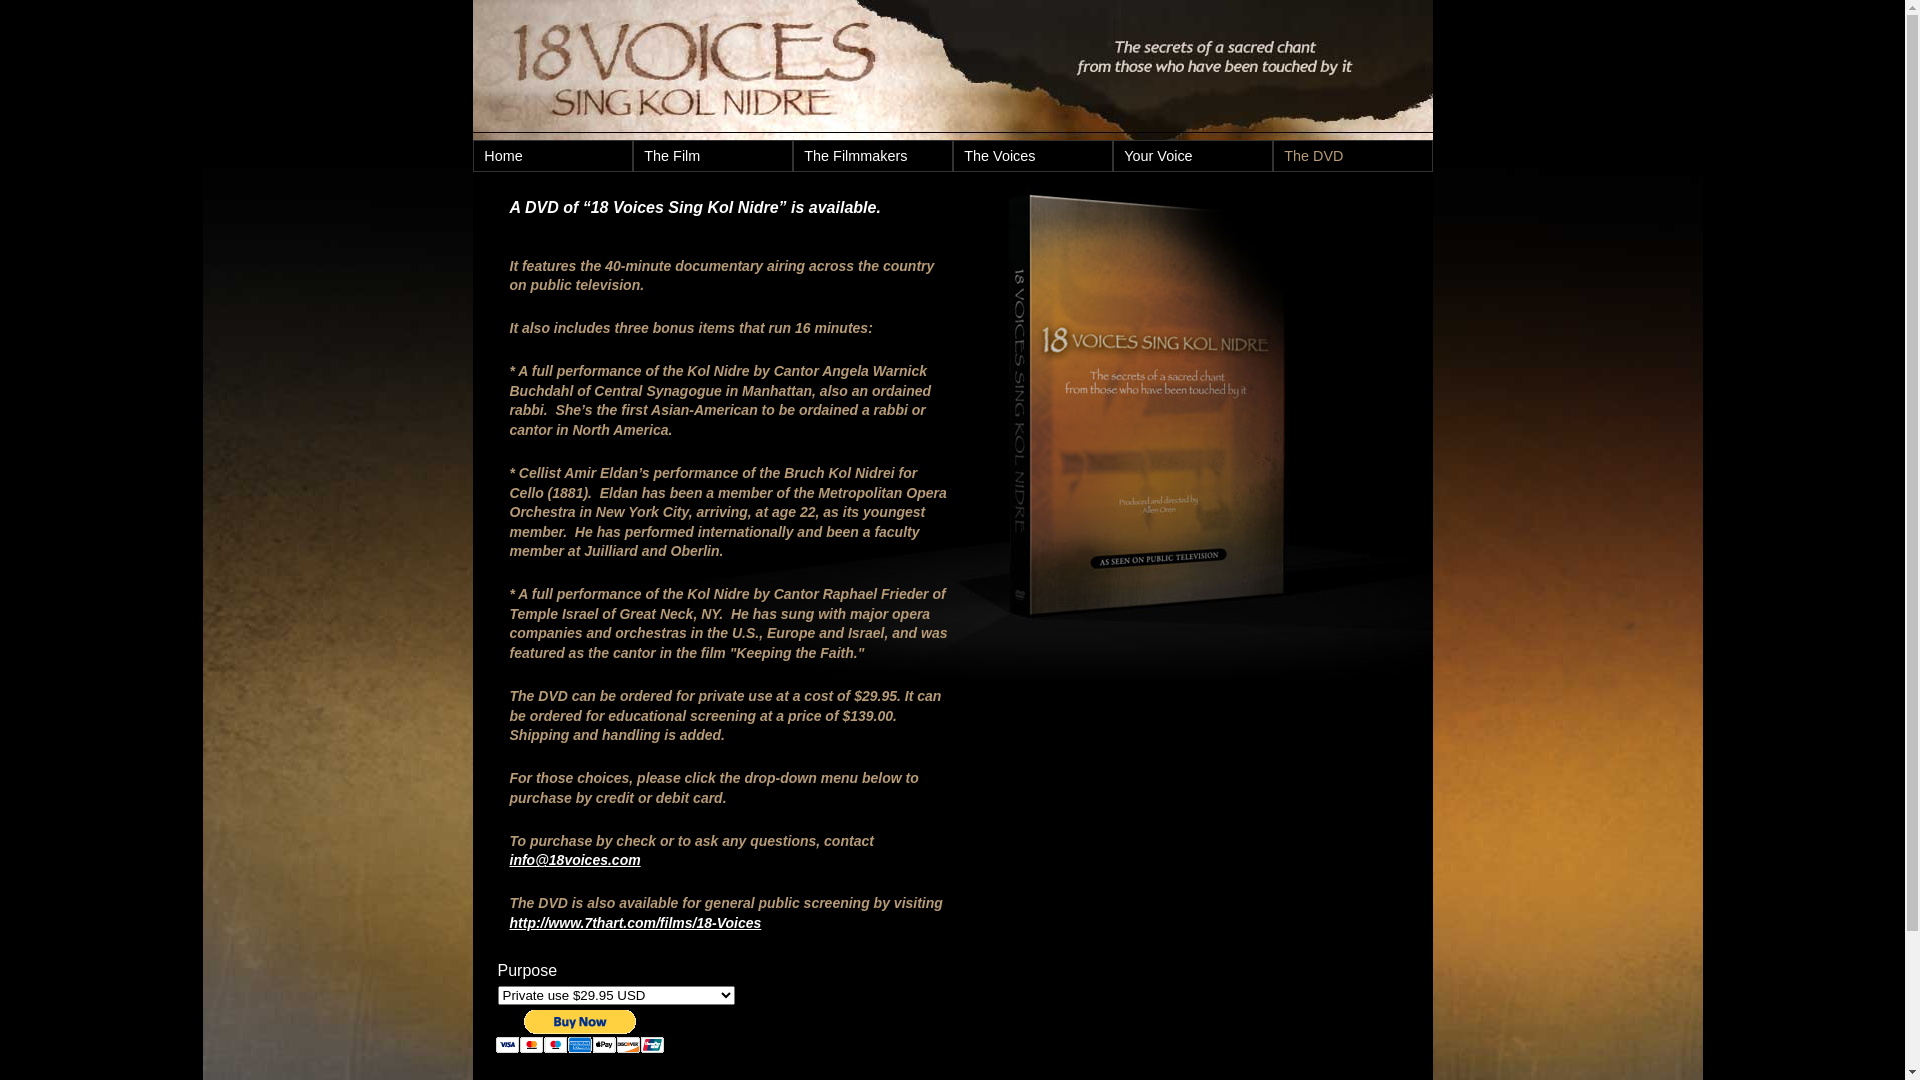  What do you see at coordinates (1032, 154) in the screenshot?
I see `'The Voices'` at bounding box center [1032, 154].